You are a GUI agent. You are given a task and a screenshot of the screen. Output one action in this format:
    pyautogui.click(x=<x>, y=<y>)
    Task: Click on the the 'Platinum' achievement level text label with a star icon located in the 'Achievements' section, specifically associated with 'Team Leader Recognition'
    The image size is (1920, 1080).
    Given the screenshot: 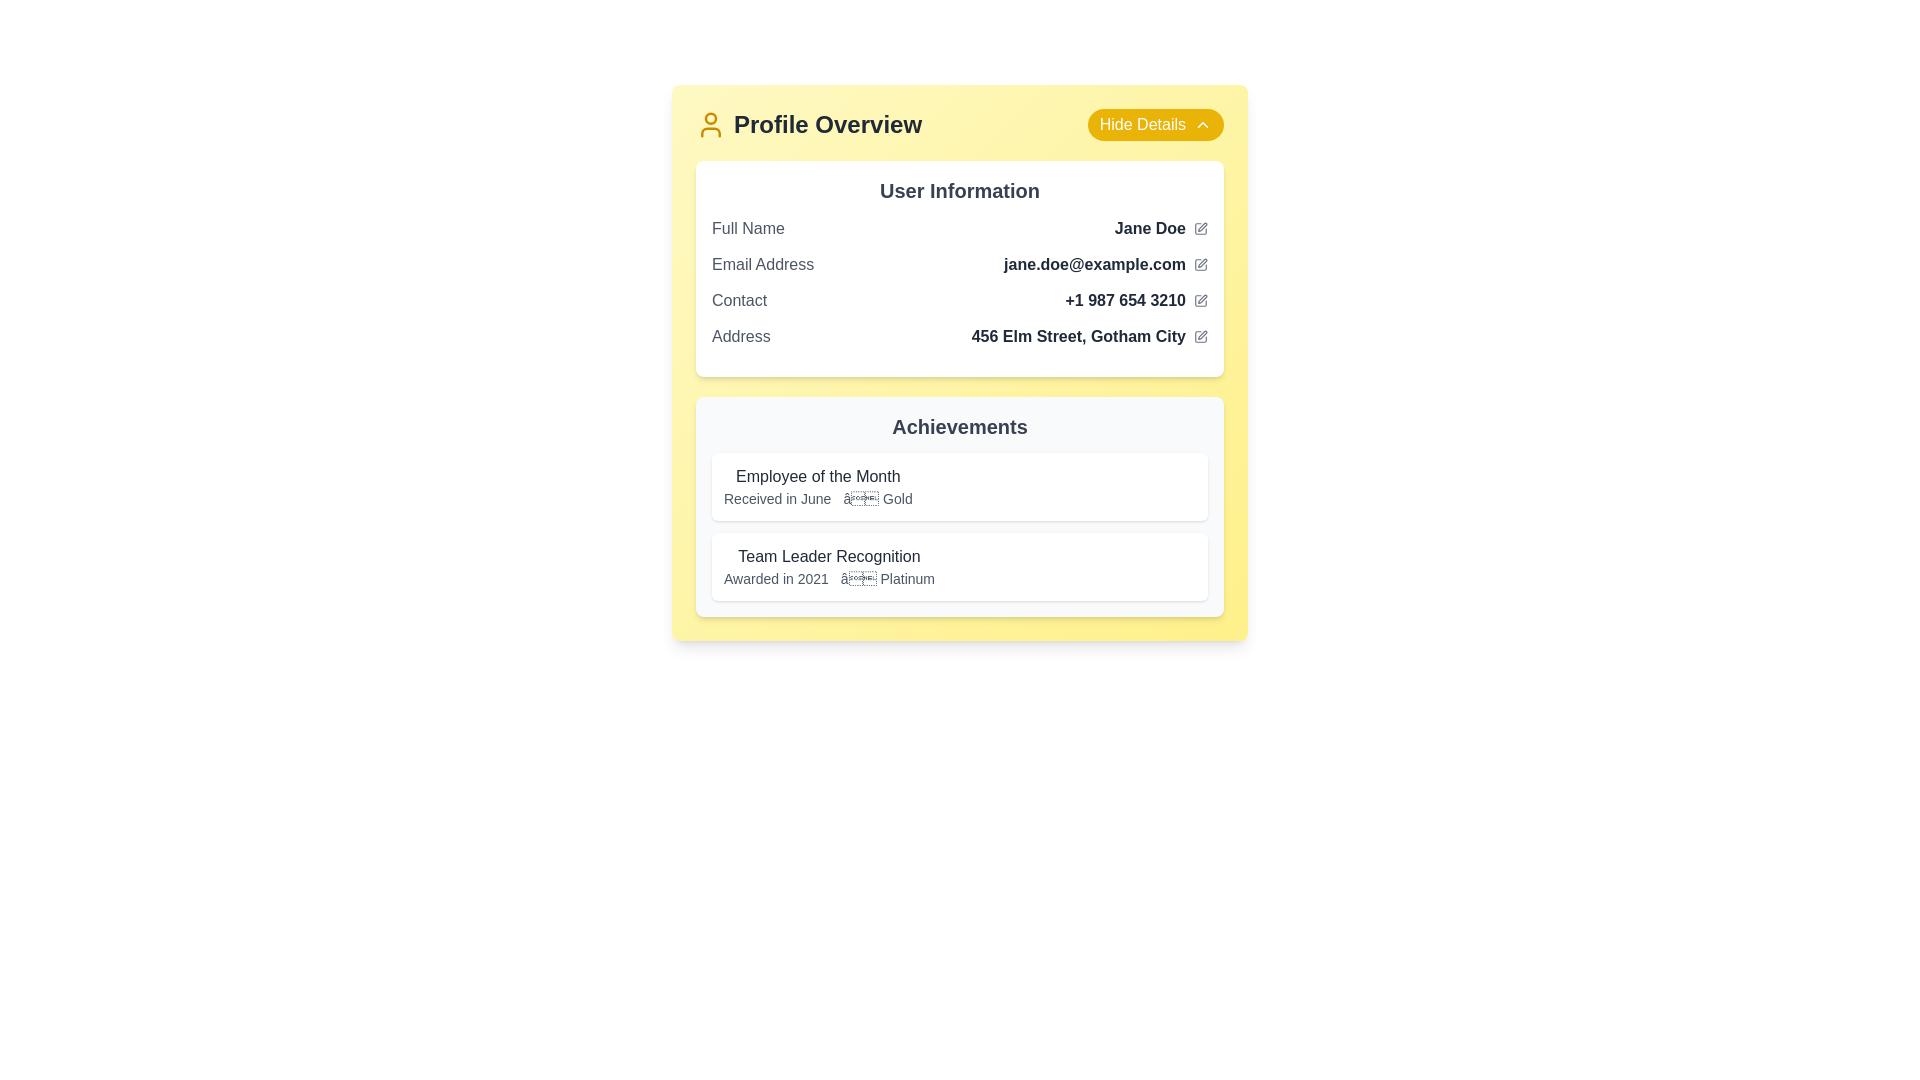 What is the action you would take?
    pyautogui.click(x=887, y=578)
    